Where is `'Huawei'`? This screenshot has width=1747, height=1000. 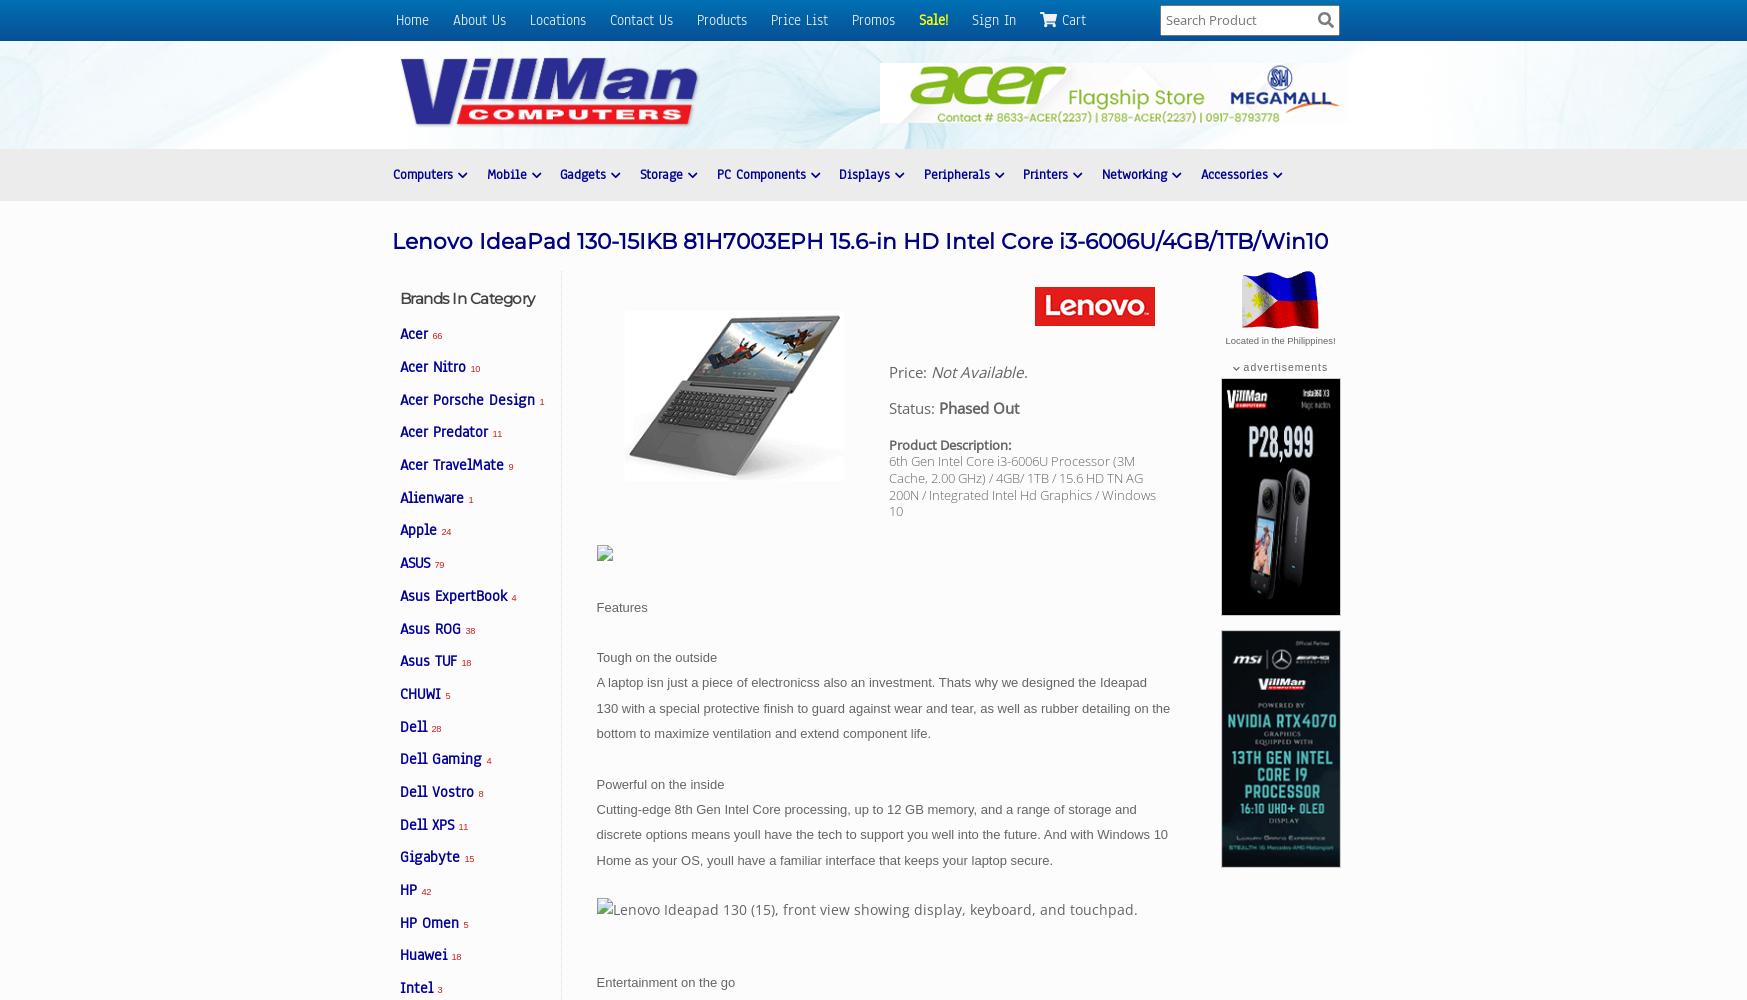
'Huawei' is located at coordinates (425, 954).